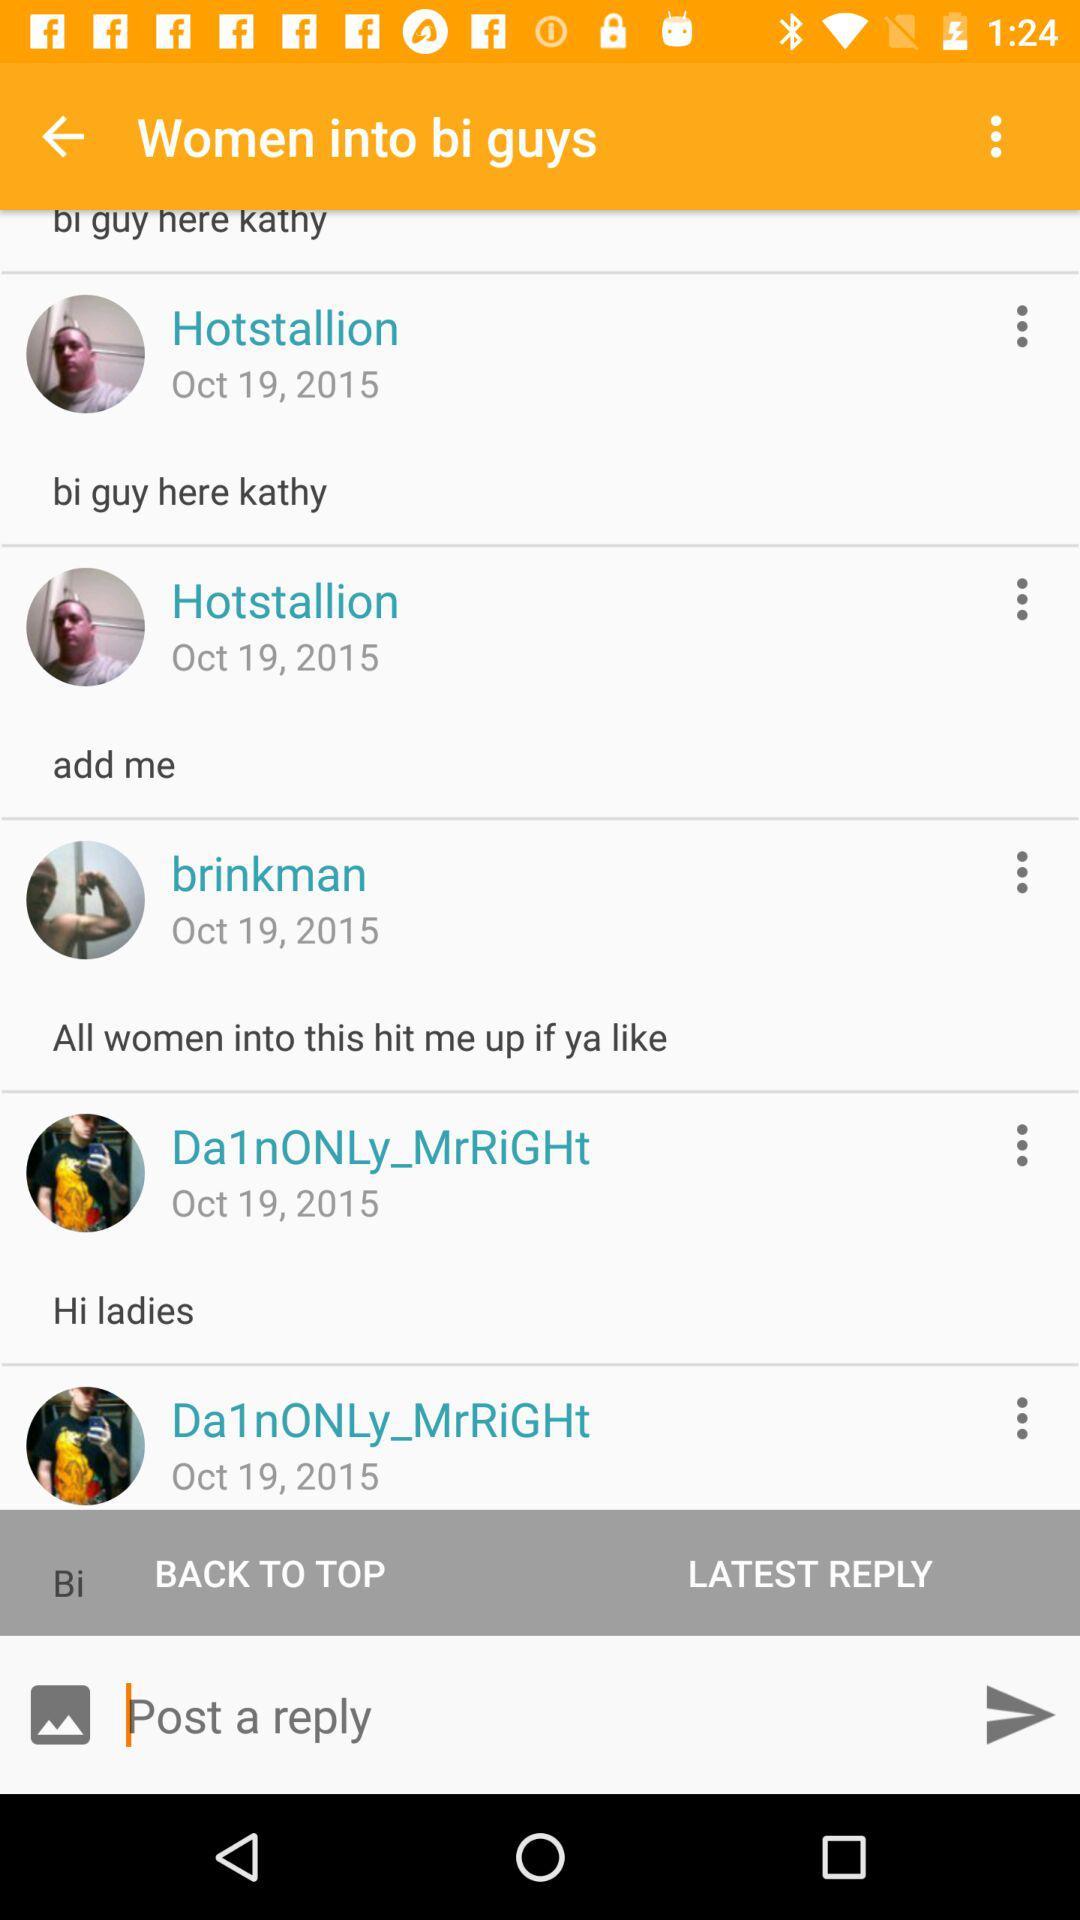 The image size is (1080, 1920). What do you see at coordinates (84, 354) in the screenshot?
I see `profile picture` at bounding box center [84, 354].